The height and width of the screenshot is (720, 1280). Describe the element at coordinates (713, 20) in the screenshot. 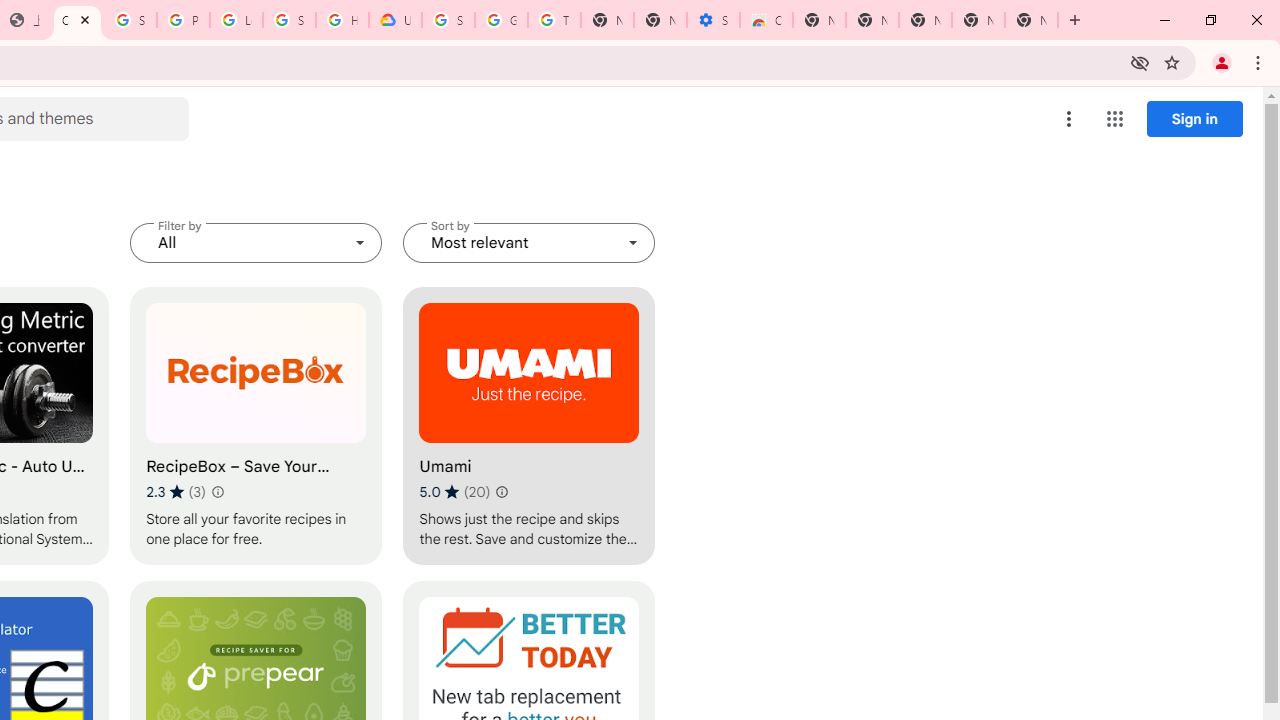

I see `'Settings - Accessibility'` at that location.